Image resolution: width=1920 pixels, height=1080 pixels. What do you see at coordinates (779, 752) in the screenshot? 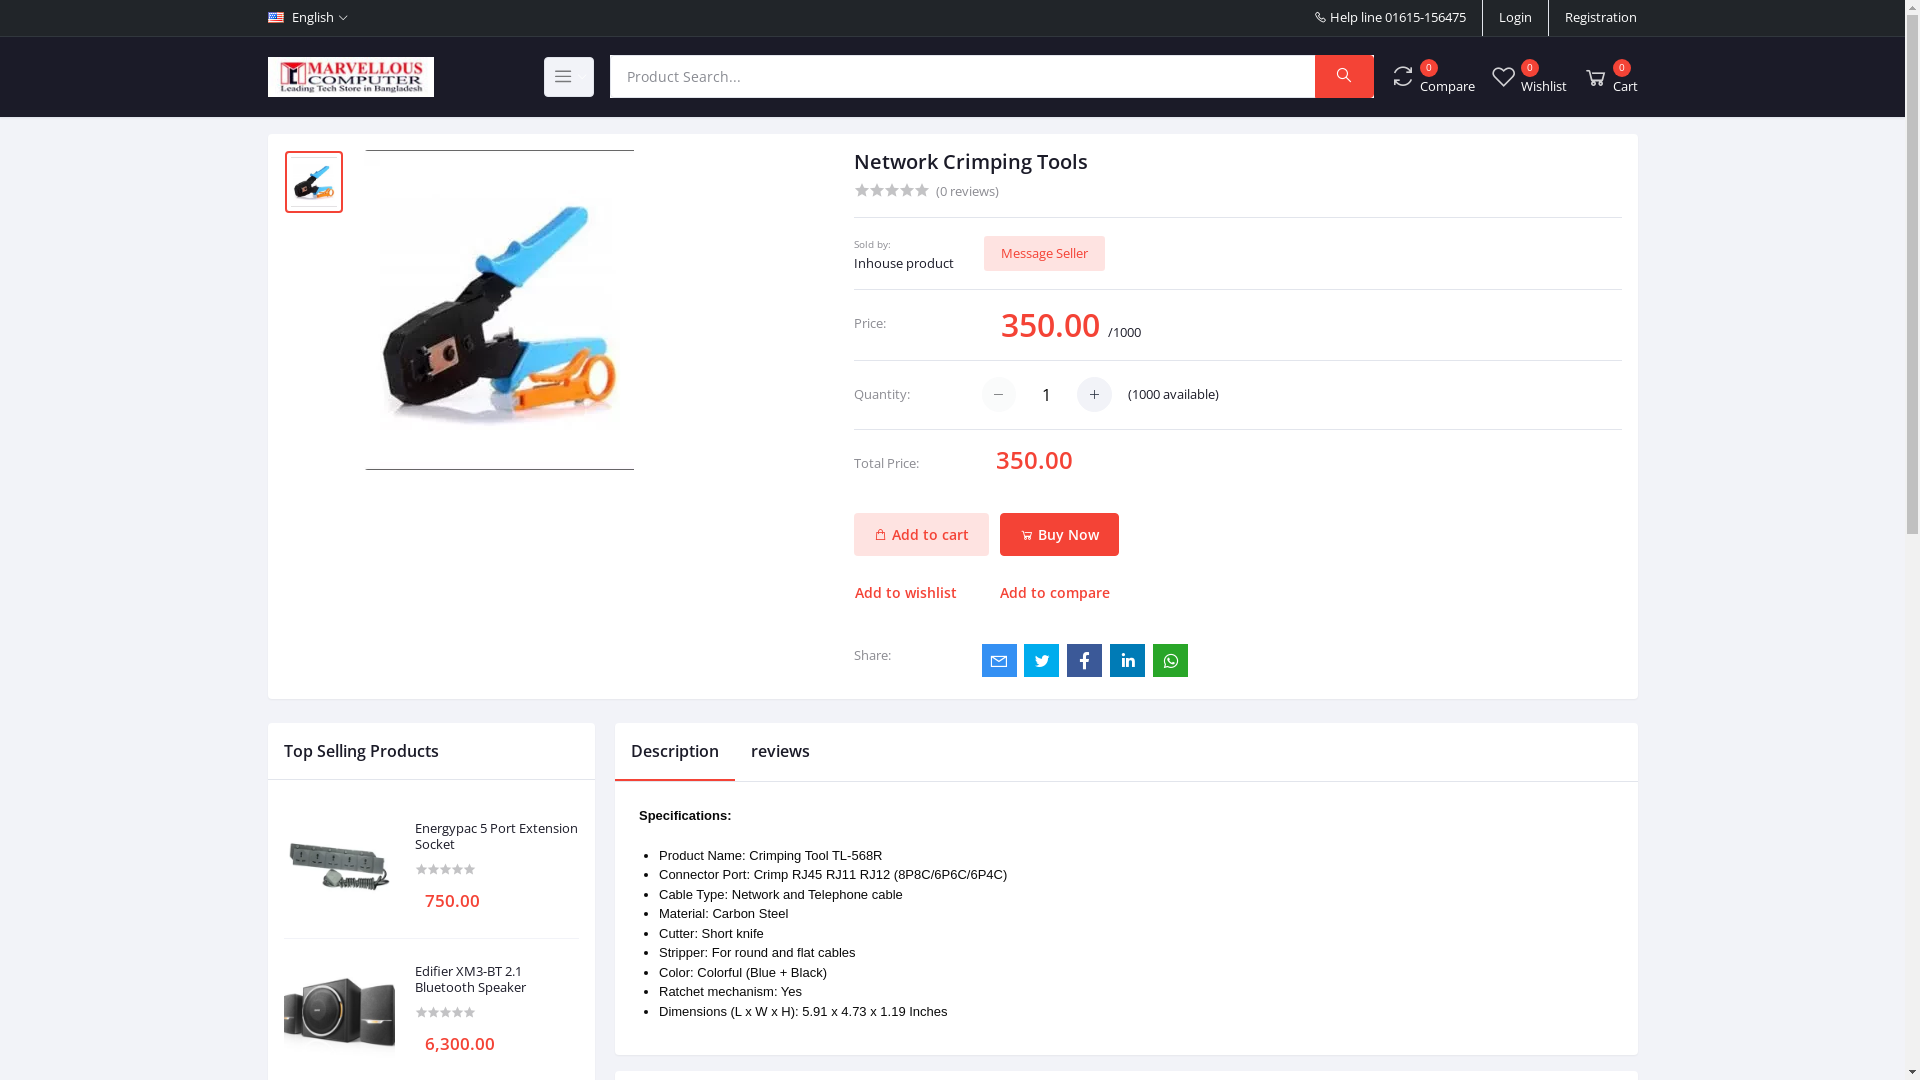
I see `'reviews'` at bounding box center [779, 752].